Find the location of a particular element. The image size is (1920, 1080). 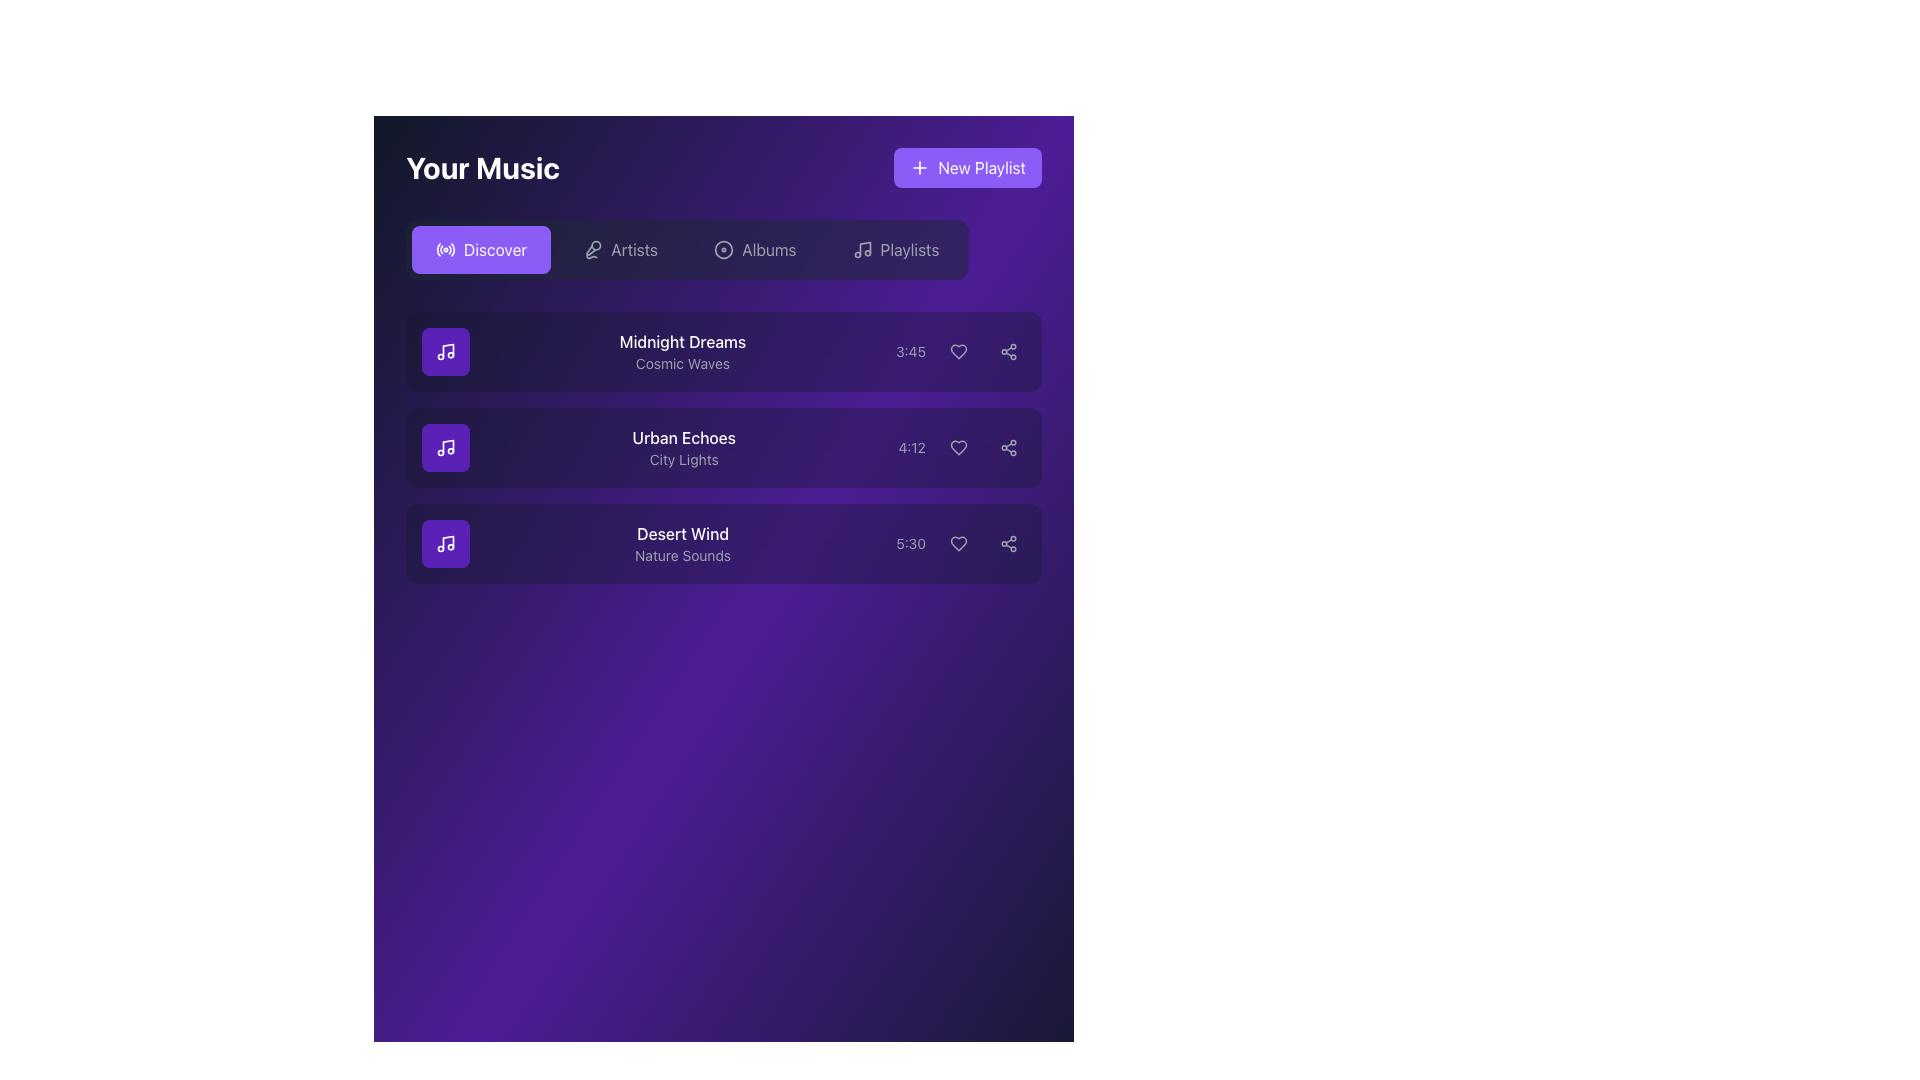

the small text label displaying '3:45' in light gray color on a dark purple background, positioned in the first row of a list, to the right of the main text content is located at coordinates (910, 350).